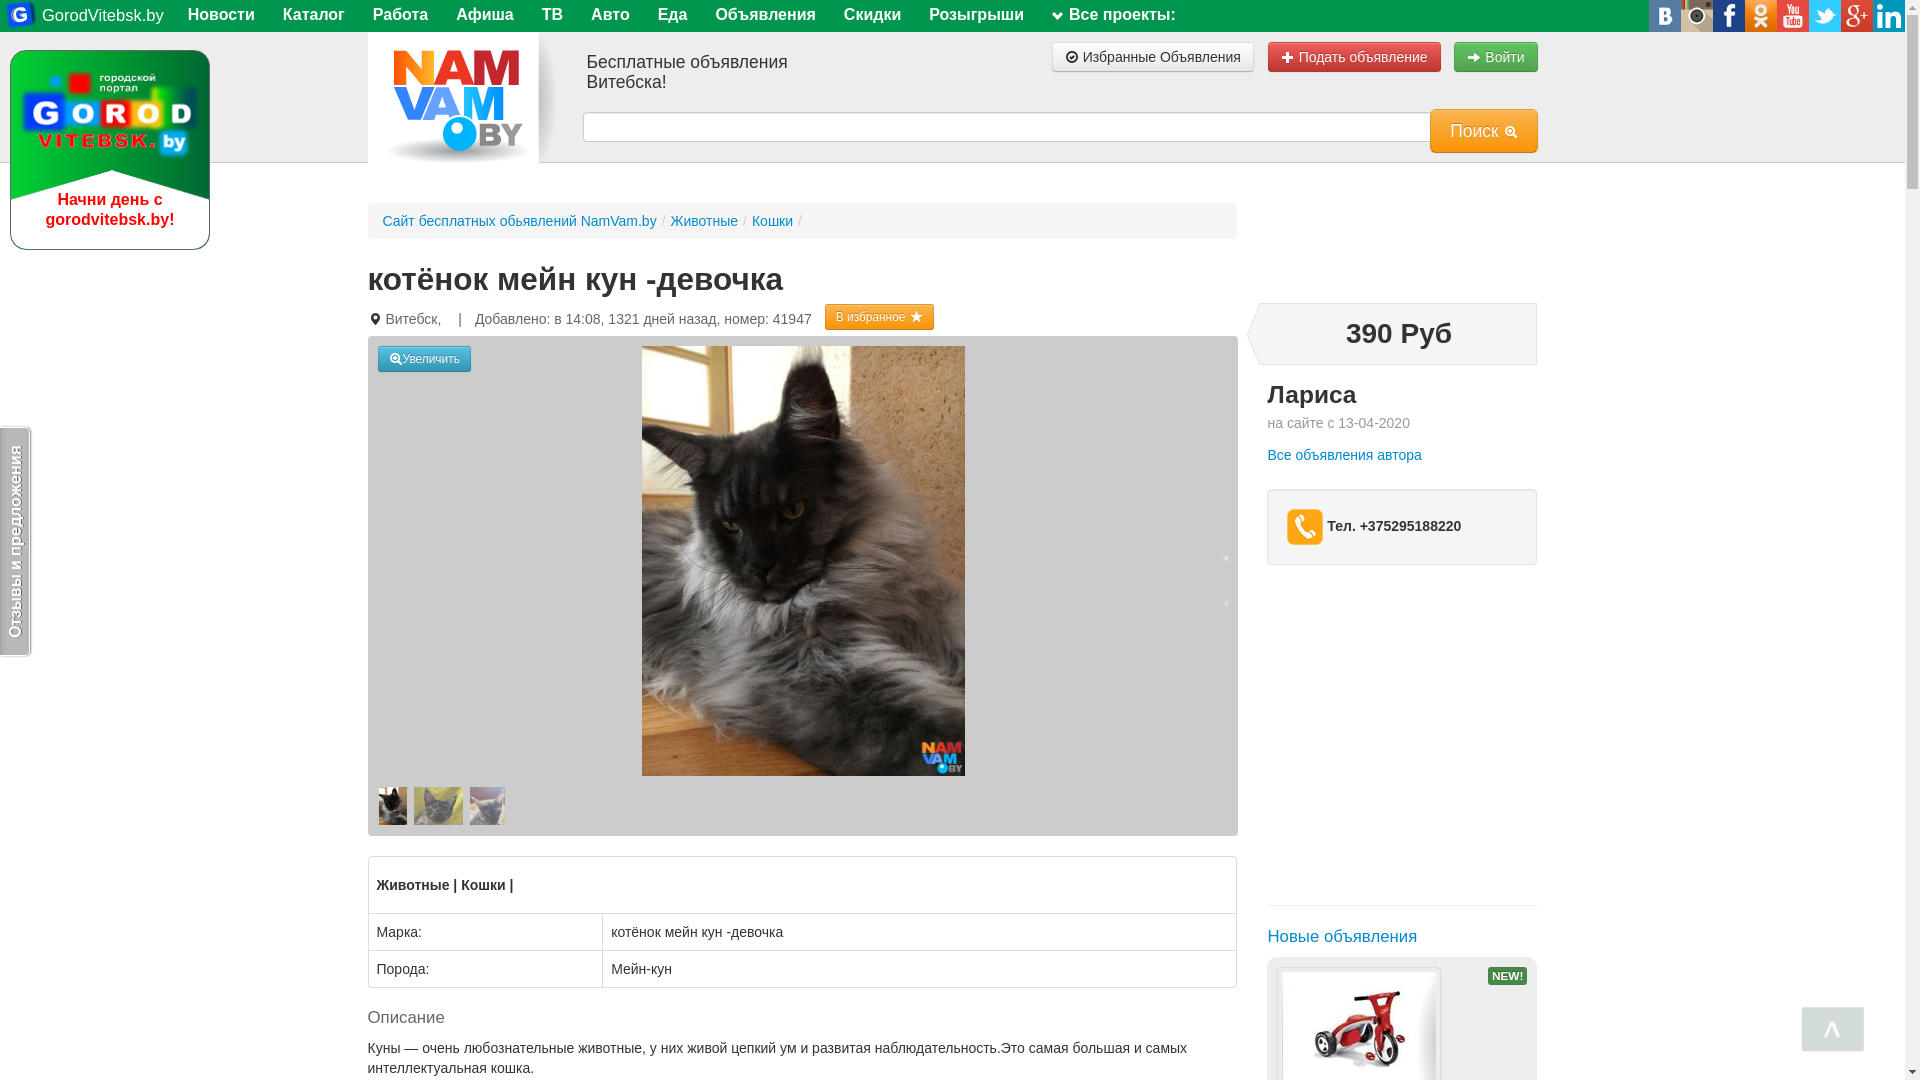 The height and width of the screenshot is (1080, 1920). Describe the element at coordinates (4, 15) in the screenshot. I see `'GorodVitebsk.by'` at that location.